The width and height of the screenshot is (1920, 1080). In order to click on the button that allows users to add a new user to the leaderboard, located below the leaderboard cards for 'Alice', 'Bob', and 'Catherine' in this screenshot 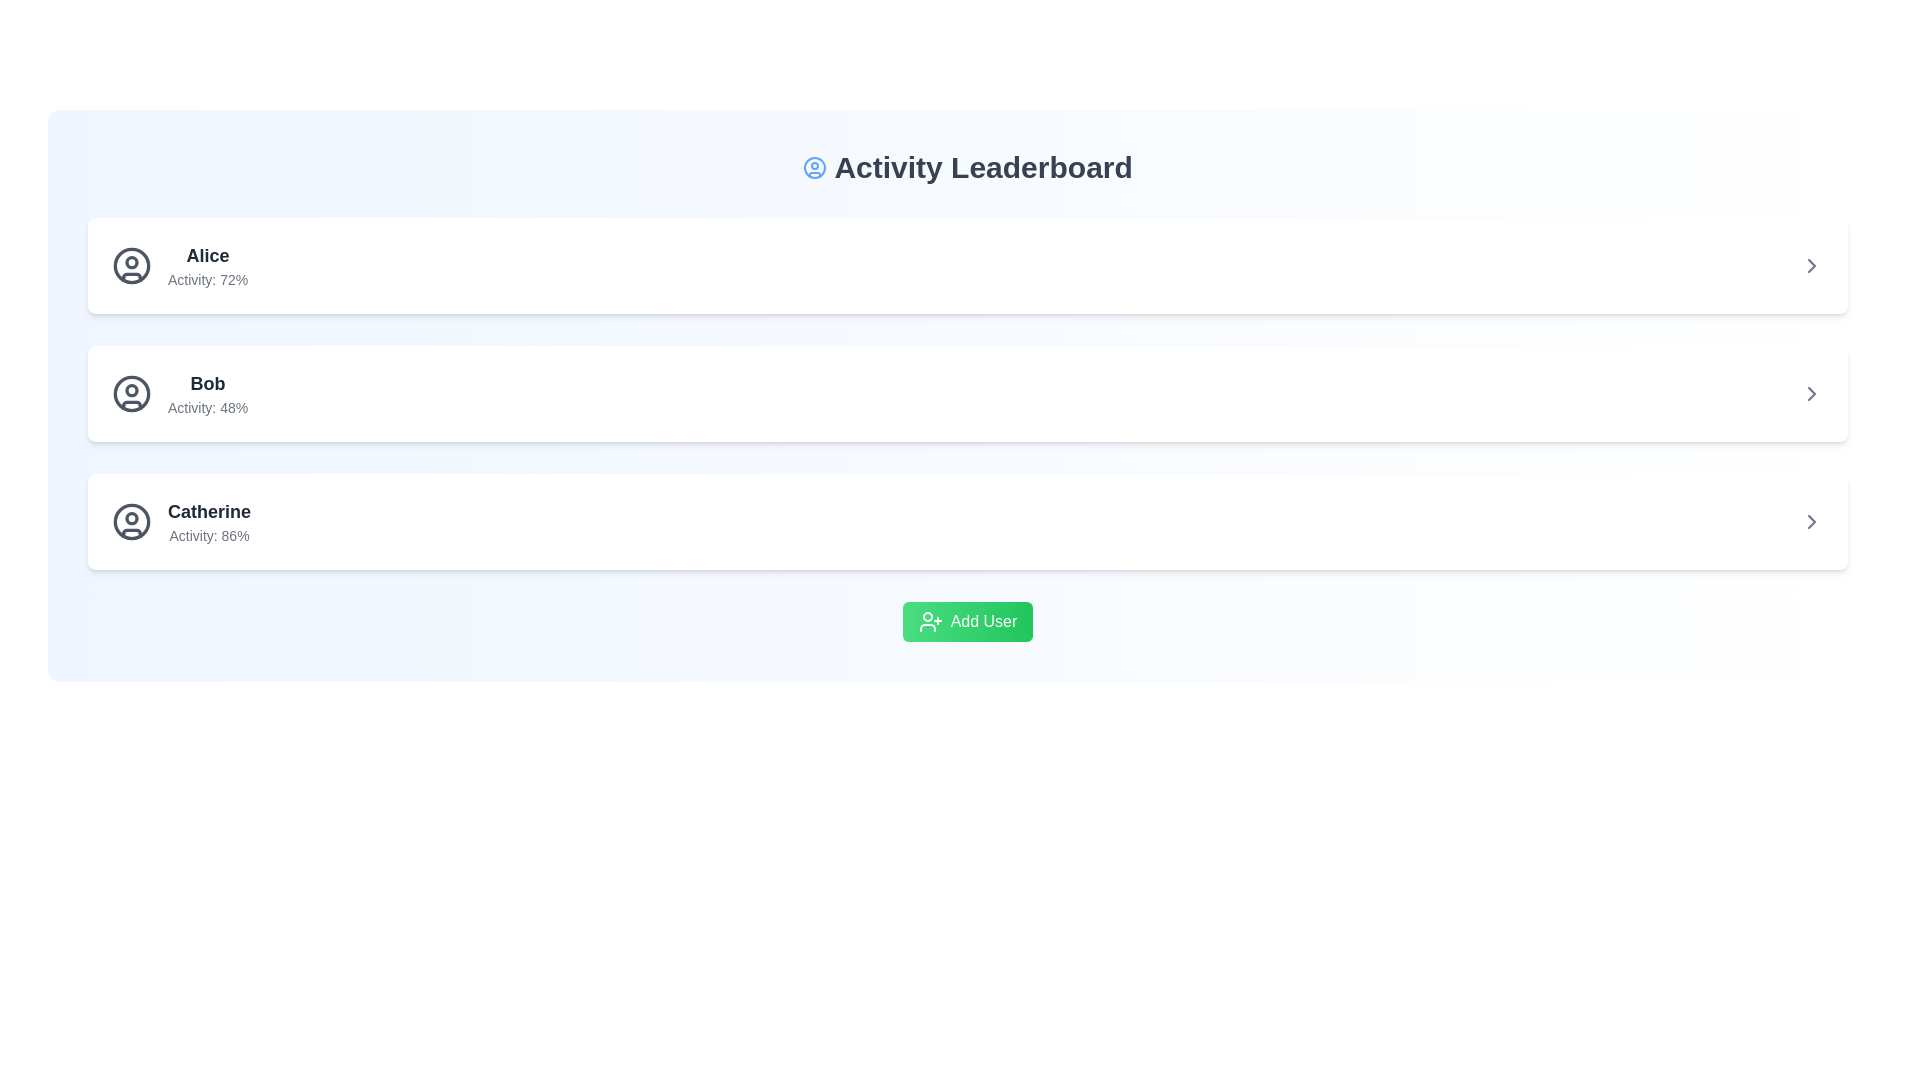, I will do `click(968, 620)`.